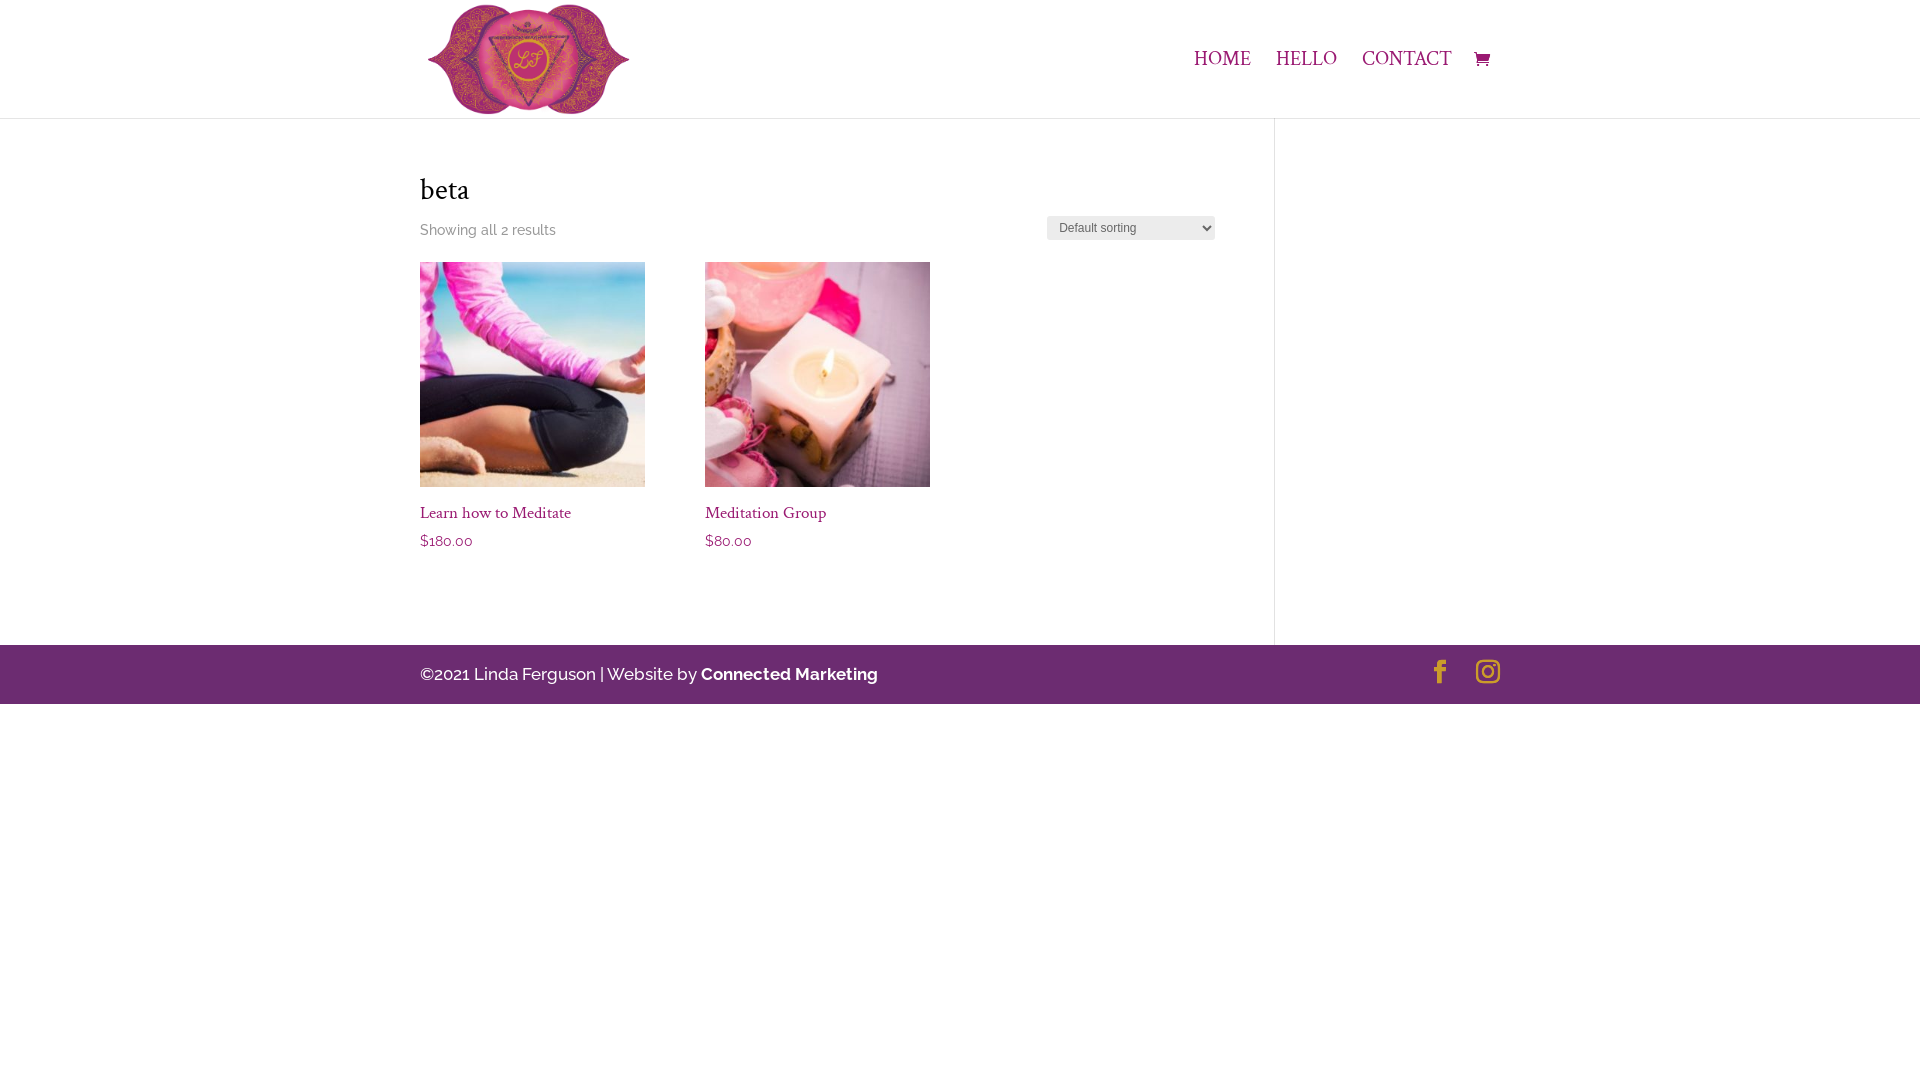  What do you see at coordinates (1405, 83) in the screenshot?
I see `'CONTACT'` at bounding box center [1405, 83].